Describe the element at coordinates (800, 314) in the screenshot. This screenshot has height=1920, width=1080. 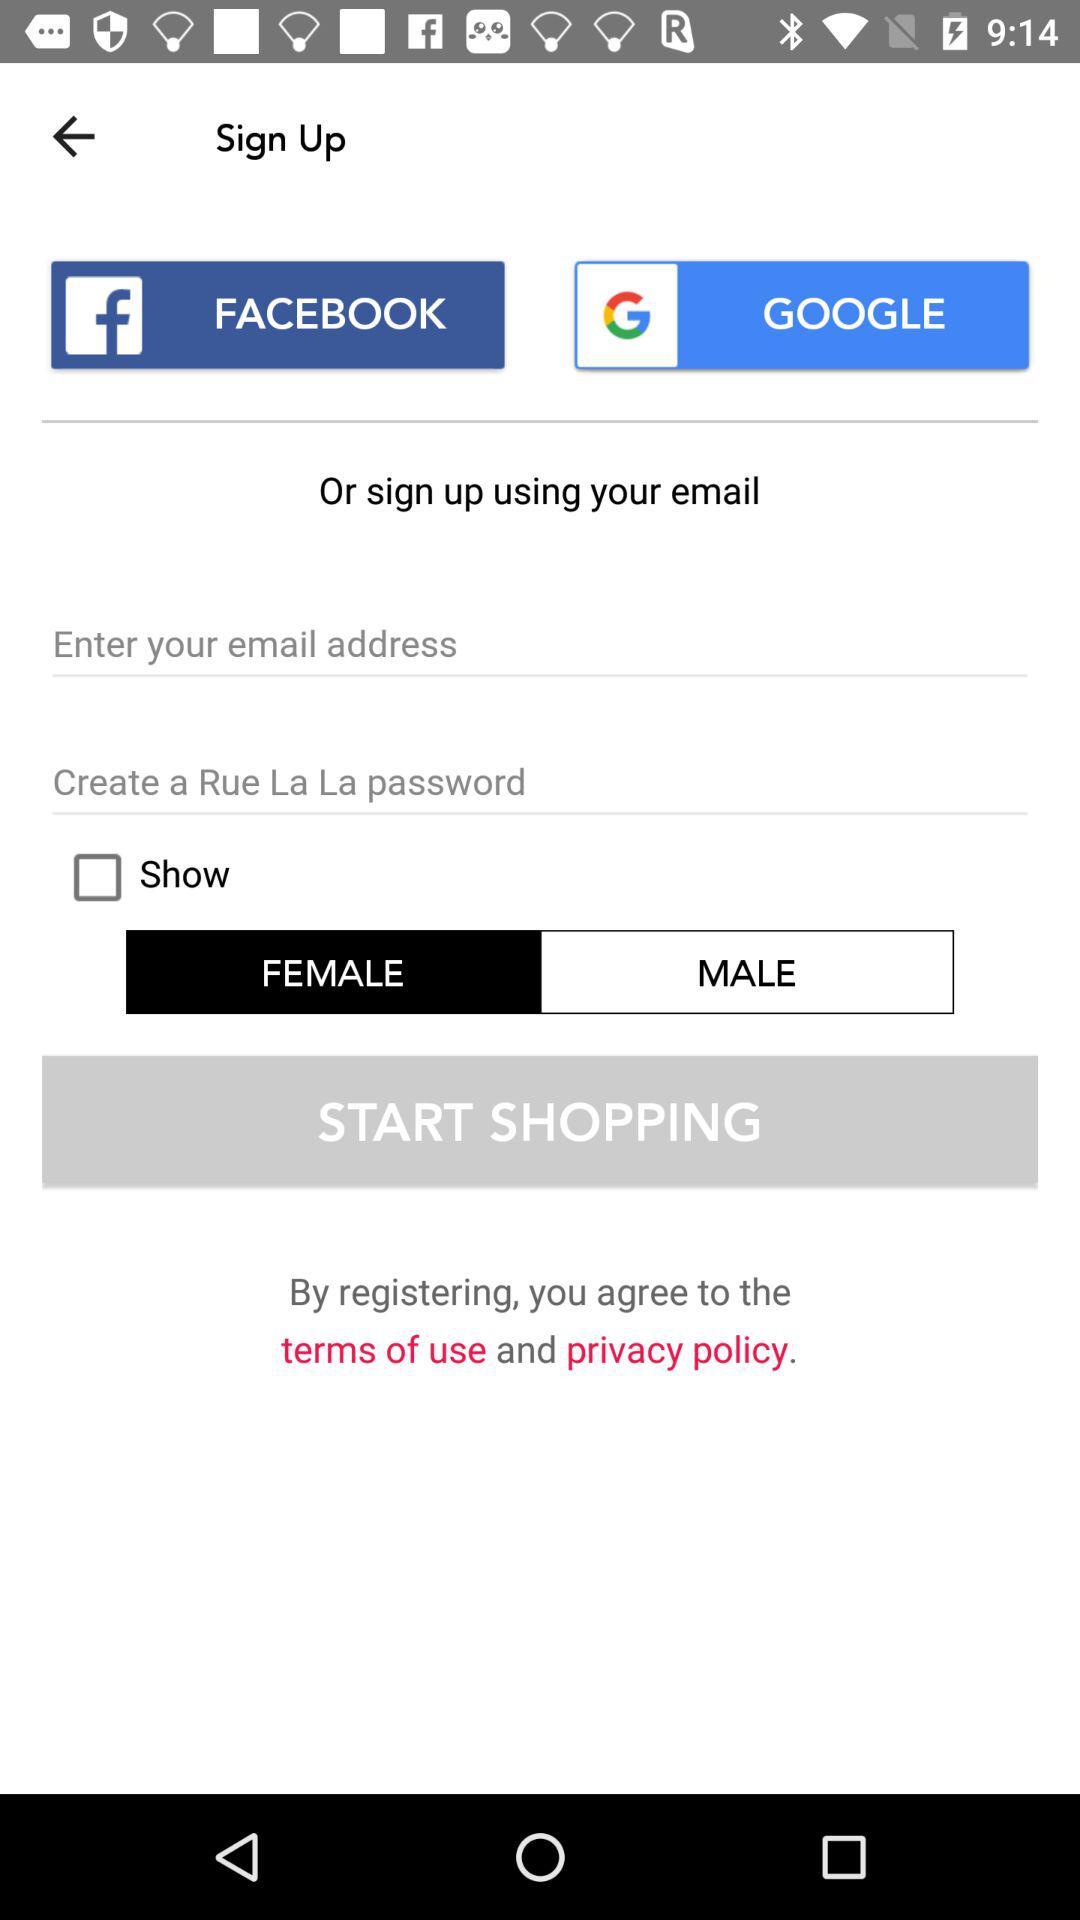
I see `google icon` at that location.